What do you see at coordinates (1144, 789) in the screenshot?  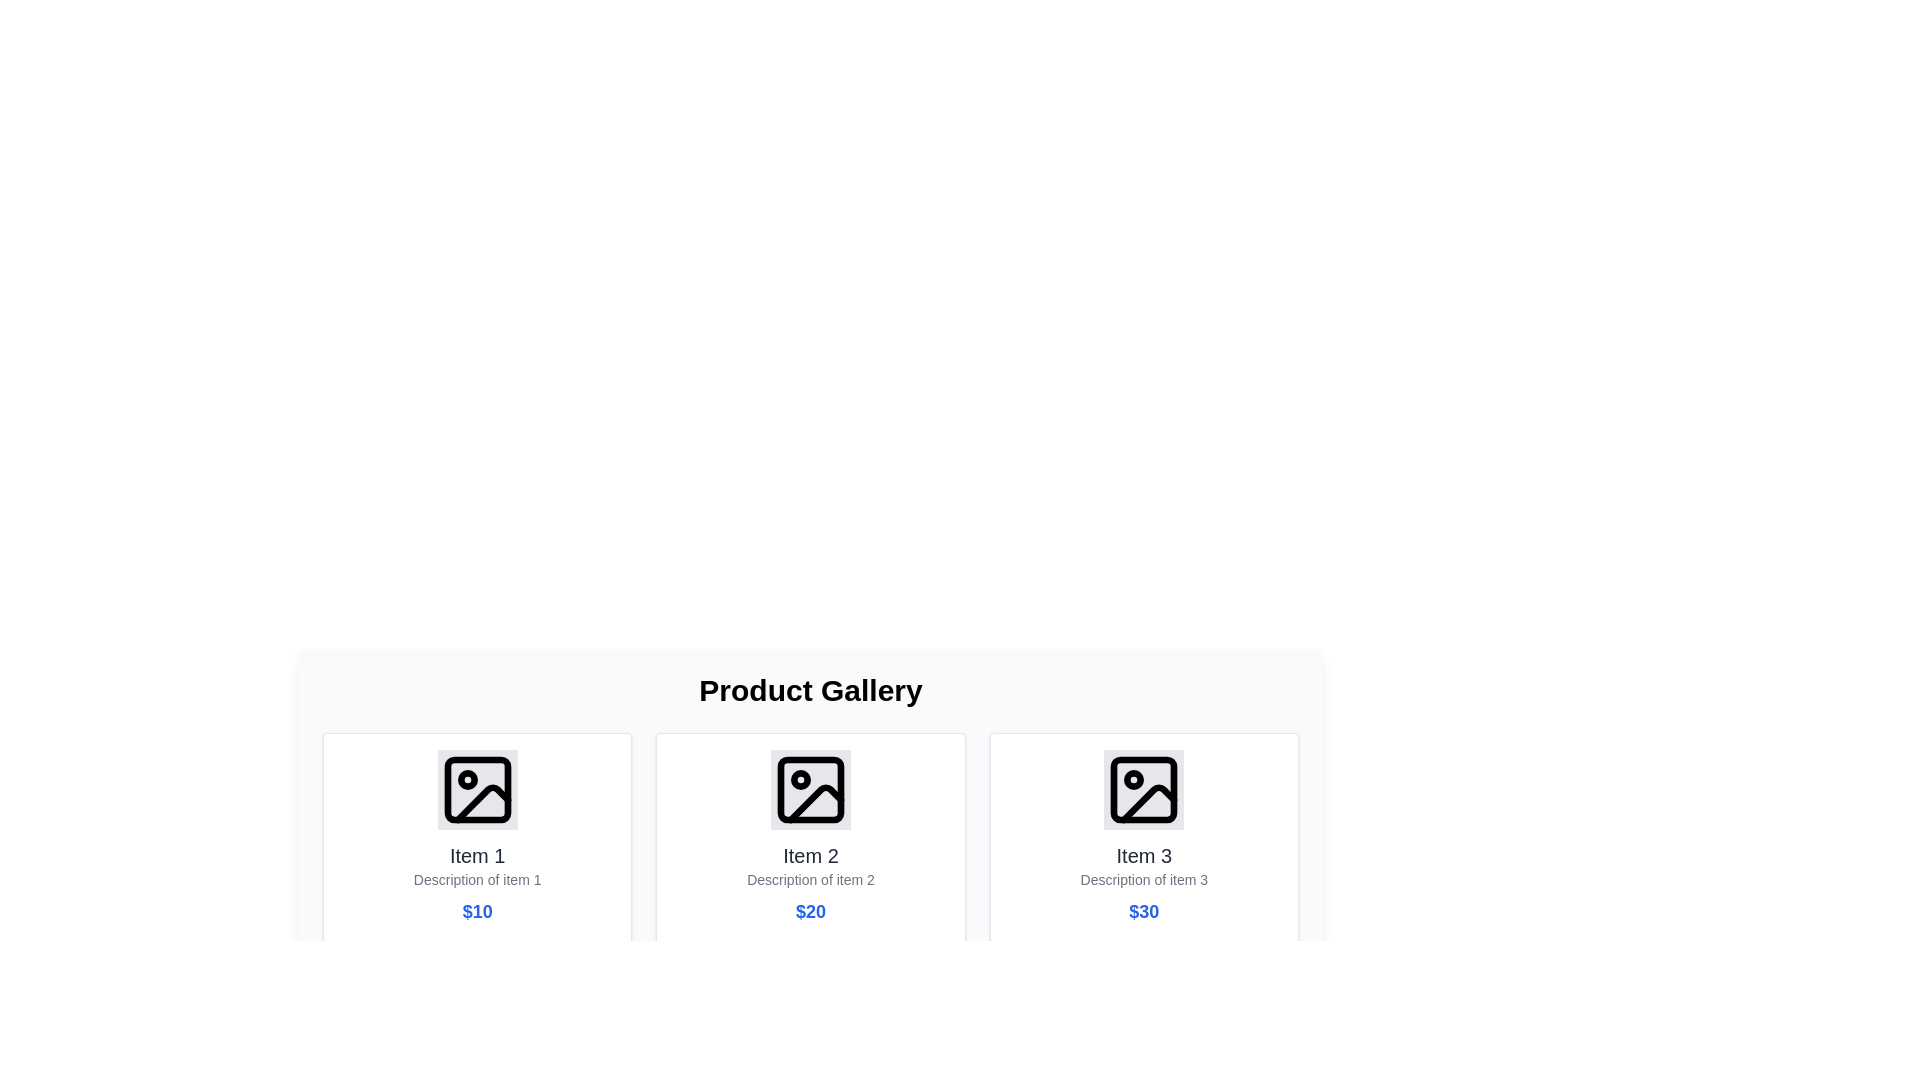 I see `the basic SVG rectangle element styled as a filled gray box without borders, located within the 'Item 3' image area` at bounding box center [1144, 789].